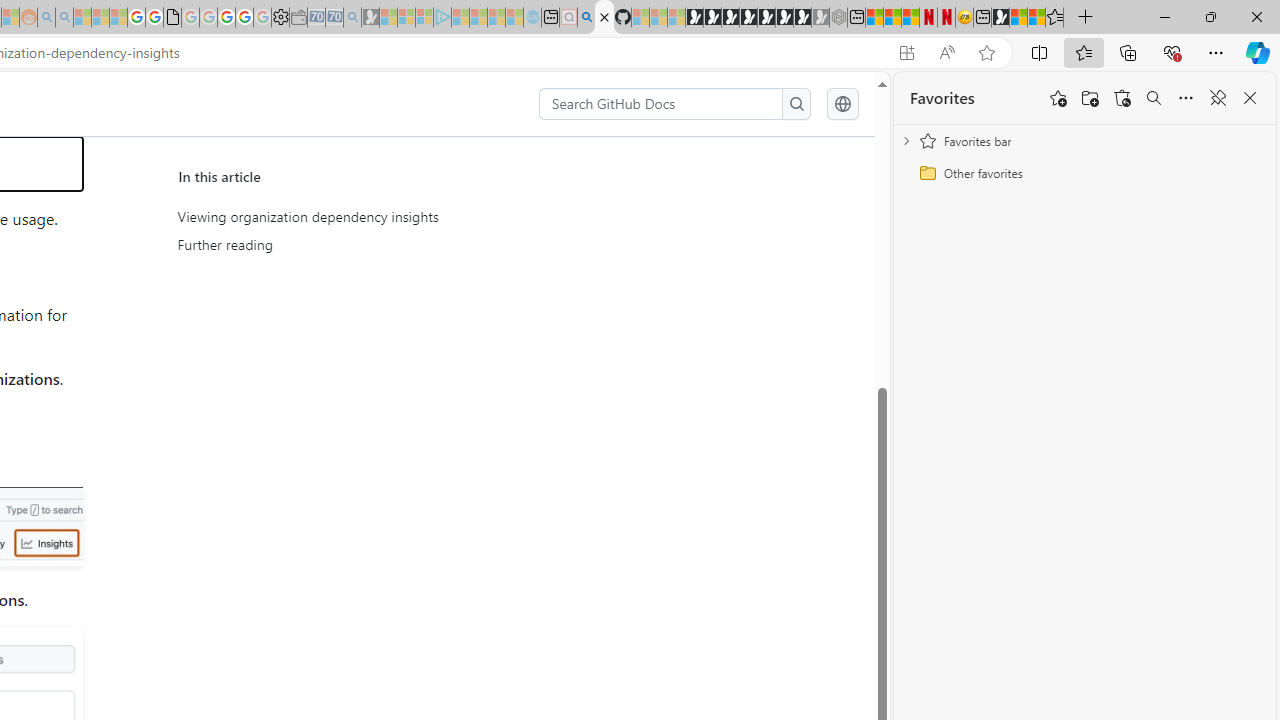  What do you see at coordinates (366, 217) in the screenshot?
I see `'Viewing organization dependency insights'` at bounding box center [366, 217].